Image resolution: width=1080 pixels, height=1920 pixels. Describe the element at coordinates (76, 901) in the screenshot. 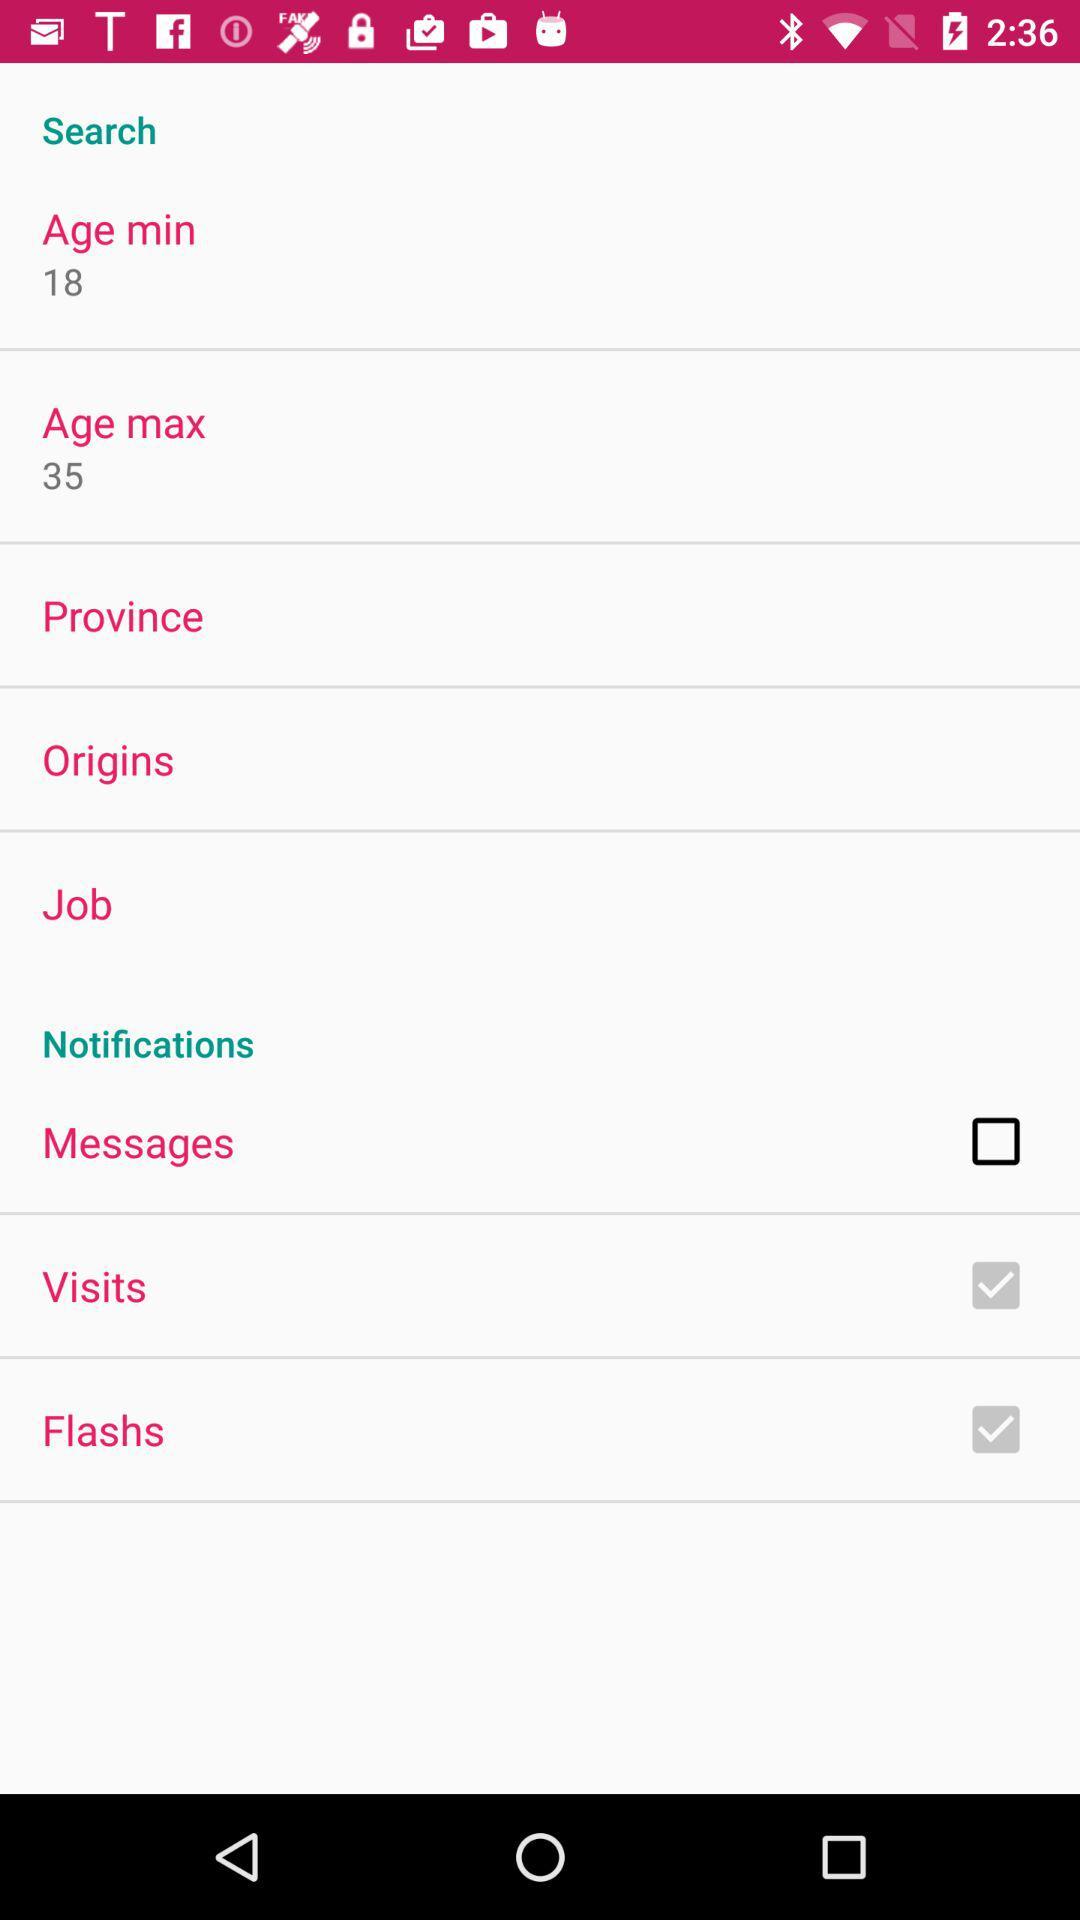

I see `the app above the notifications icon` at that location.